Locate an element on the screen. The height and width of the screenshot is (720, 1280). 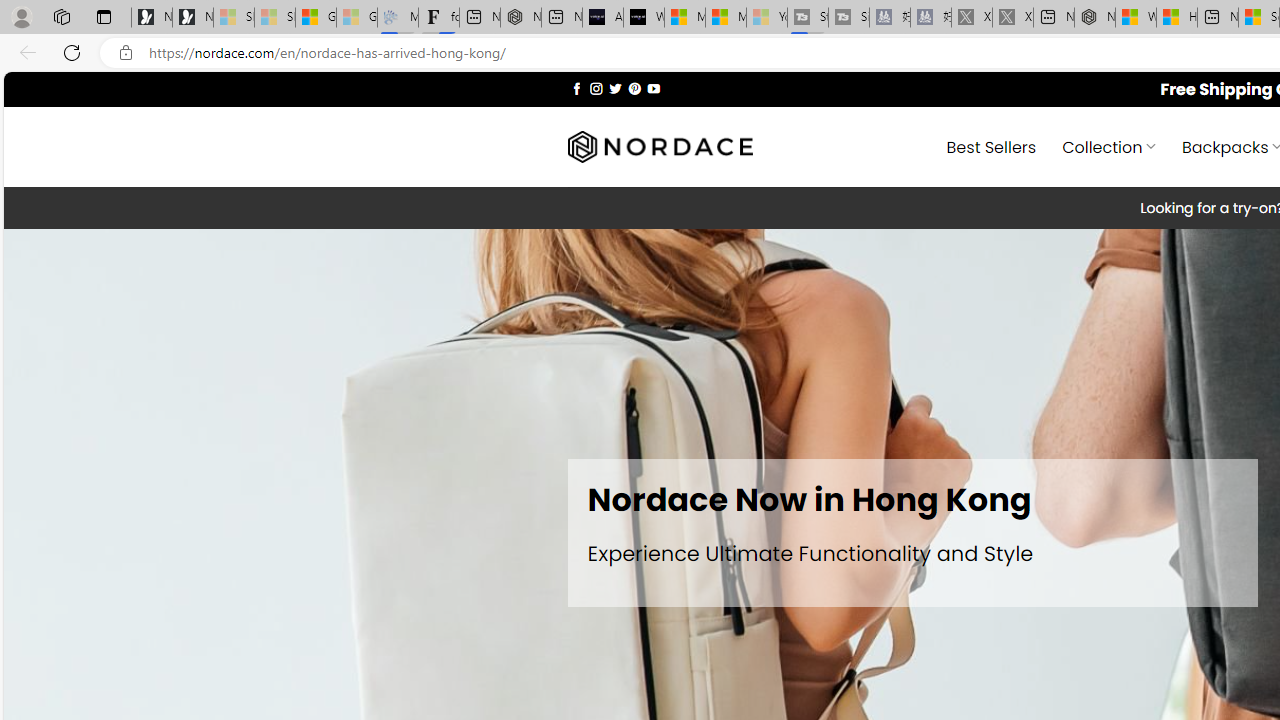
'Follow on Instagram' is located at coordinates (595, 87).